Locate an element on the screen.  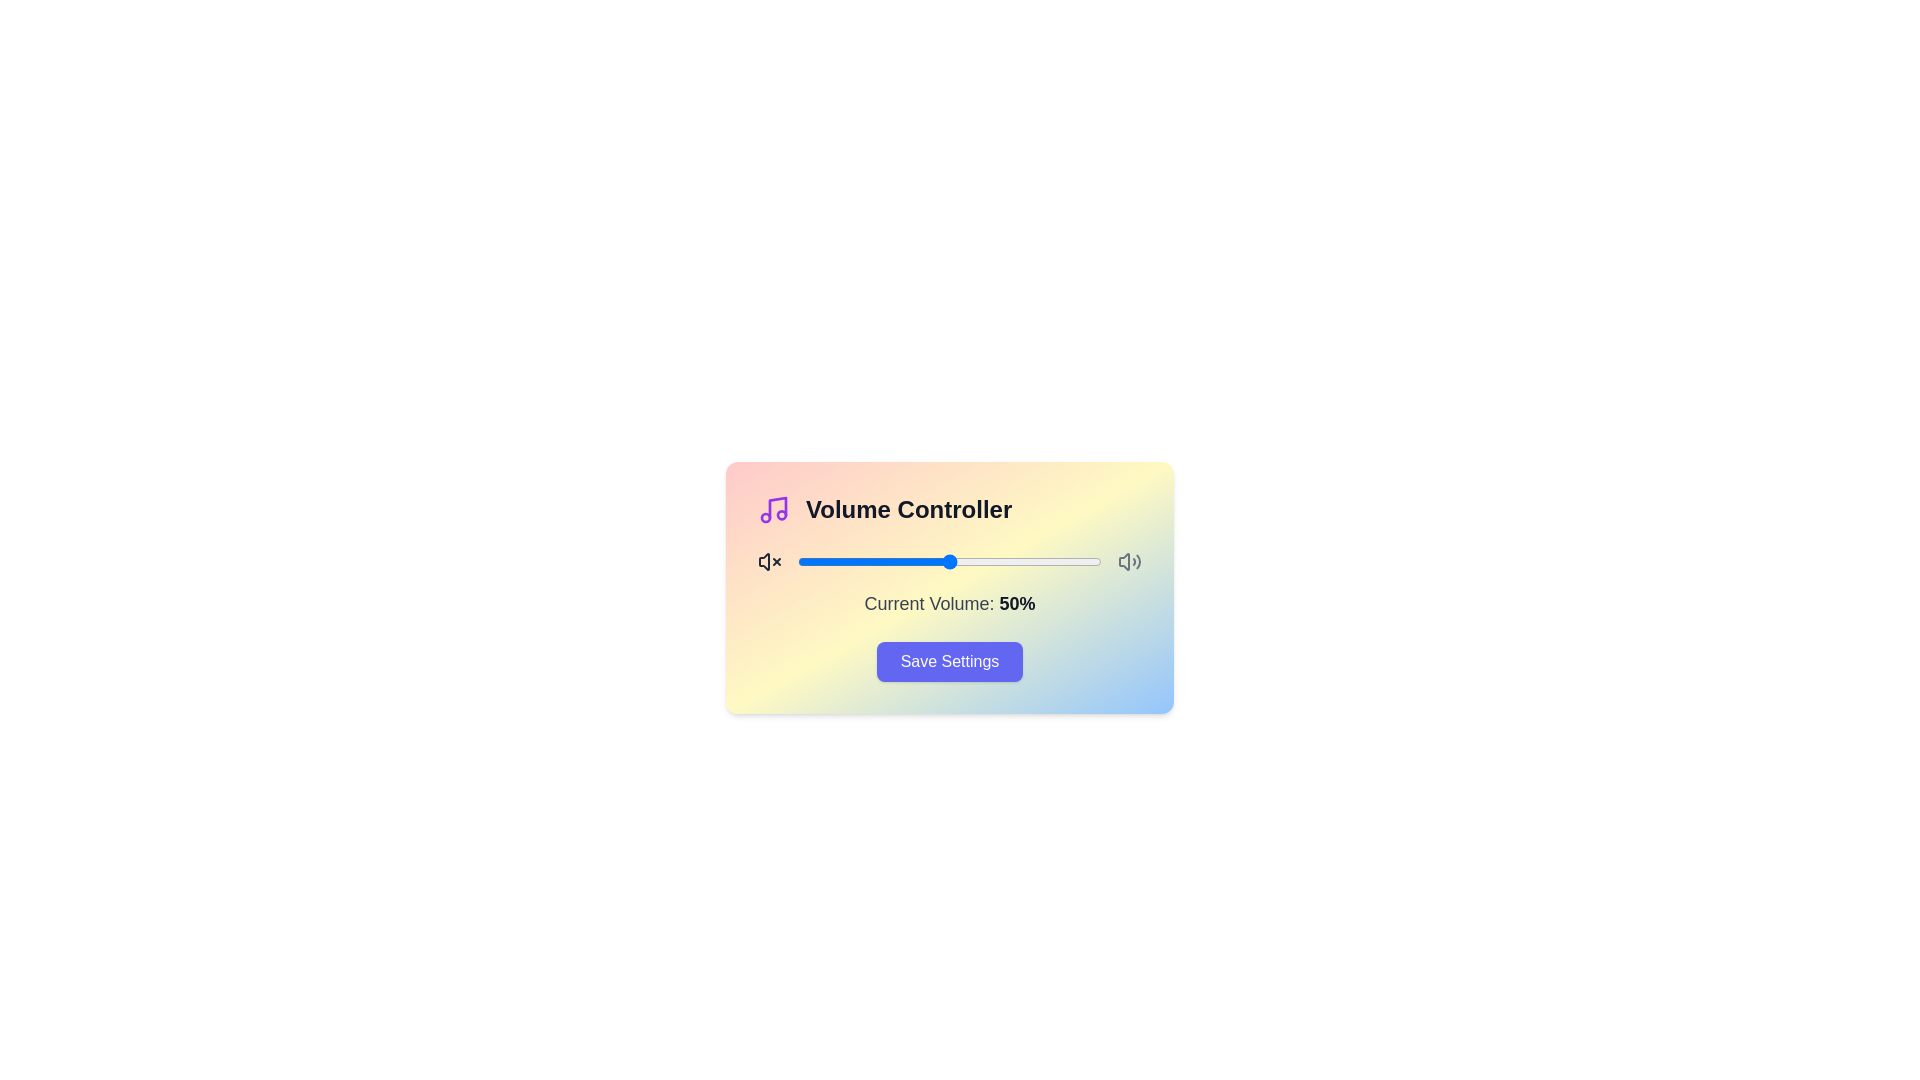
the maximum volume icon to set the volume to 100% is located at coordinates (1129, 562).